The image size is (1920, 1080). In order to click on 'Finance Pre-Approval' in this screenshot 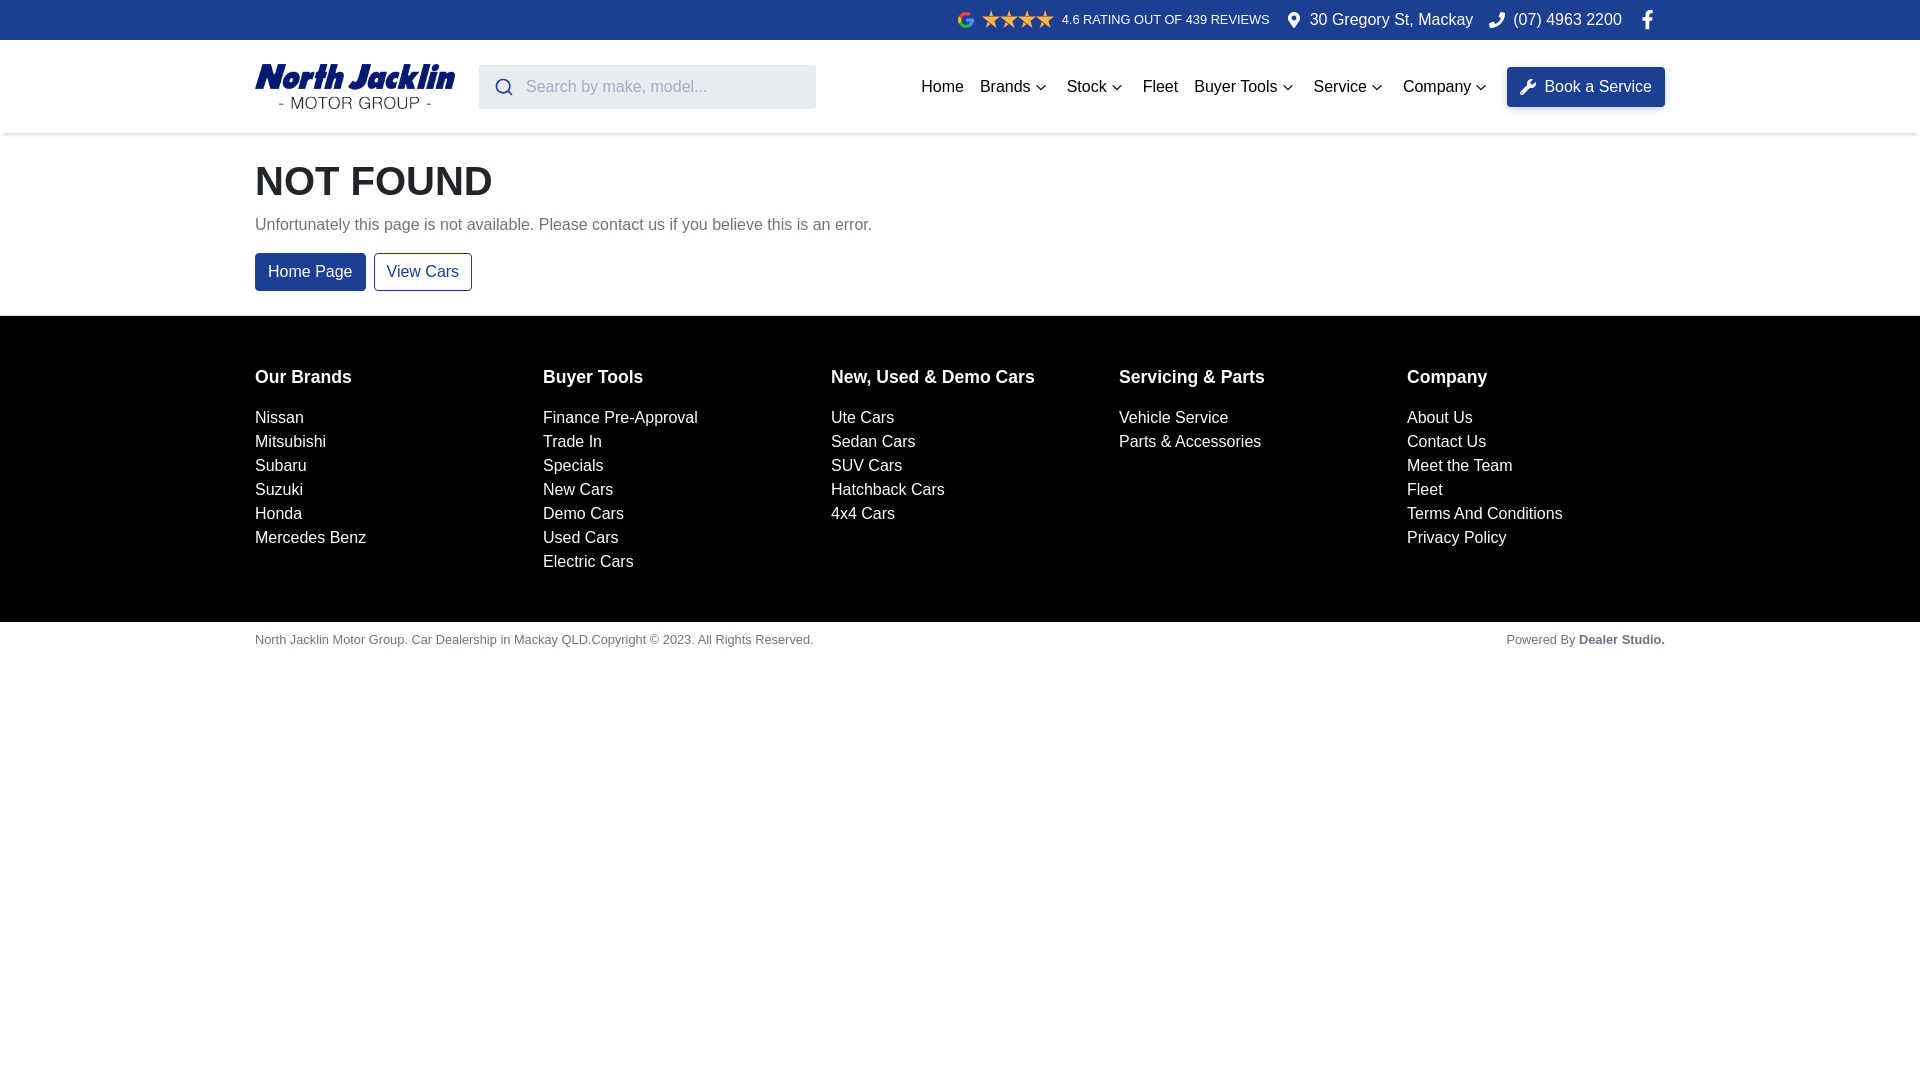, I will do `click(619, 416)`.